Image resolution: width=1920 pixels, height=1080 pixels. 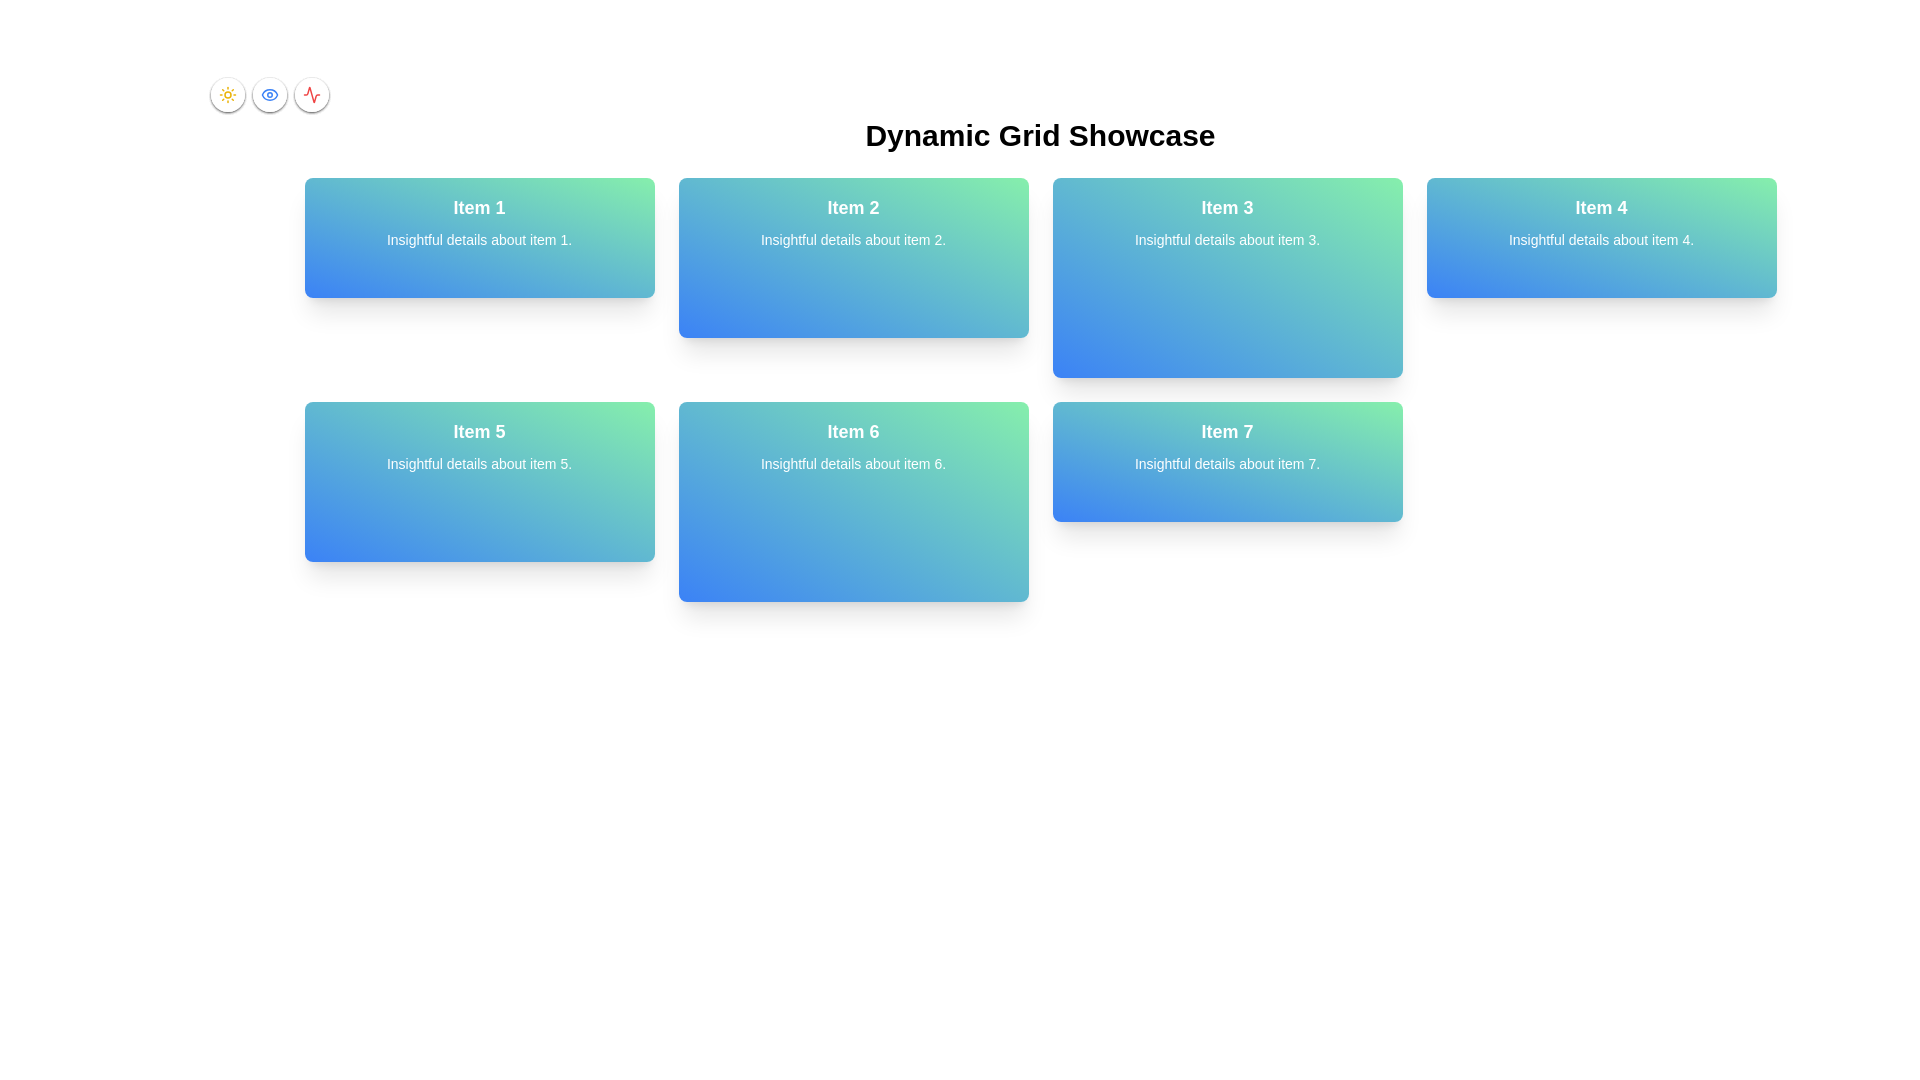 What do you see at coordinates (311, 95) in the screenshot?
I see `the third circular button featuring a red waveform icon on a white background` at bounding box center [311, 95].